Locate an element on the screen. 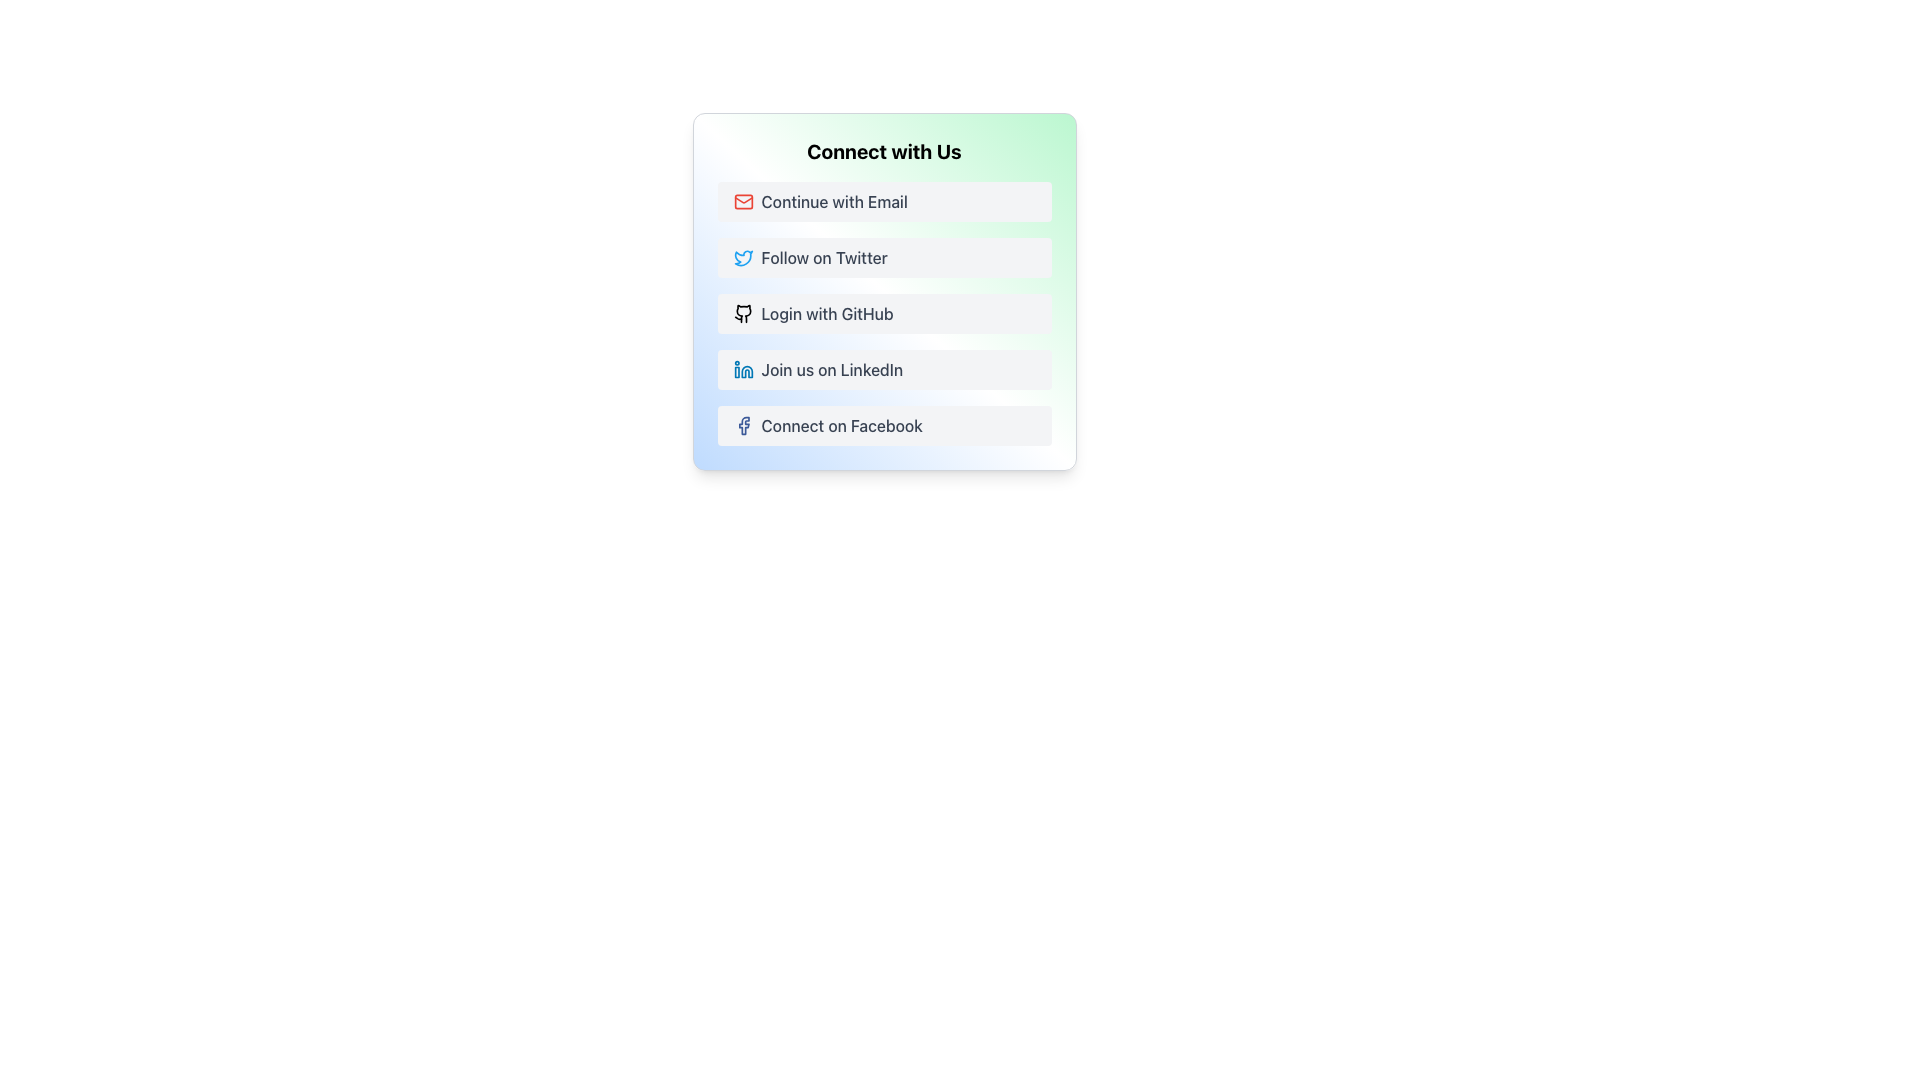 This screenshot has height=1080, width=1920. the vector graphic component of the mail icon representing email functionality in the 'Connect with Us' section, located at the top of the options list, left of the 'Continue with Email' text is located at coordinates (742, 201).